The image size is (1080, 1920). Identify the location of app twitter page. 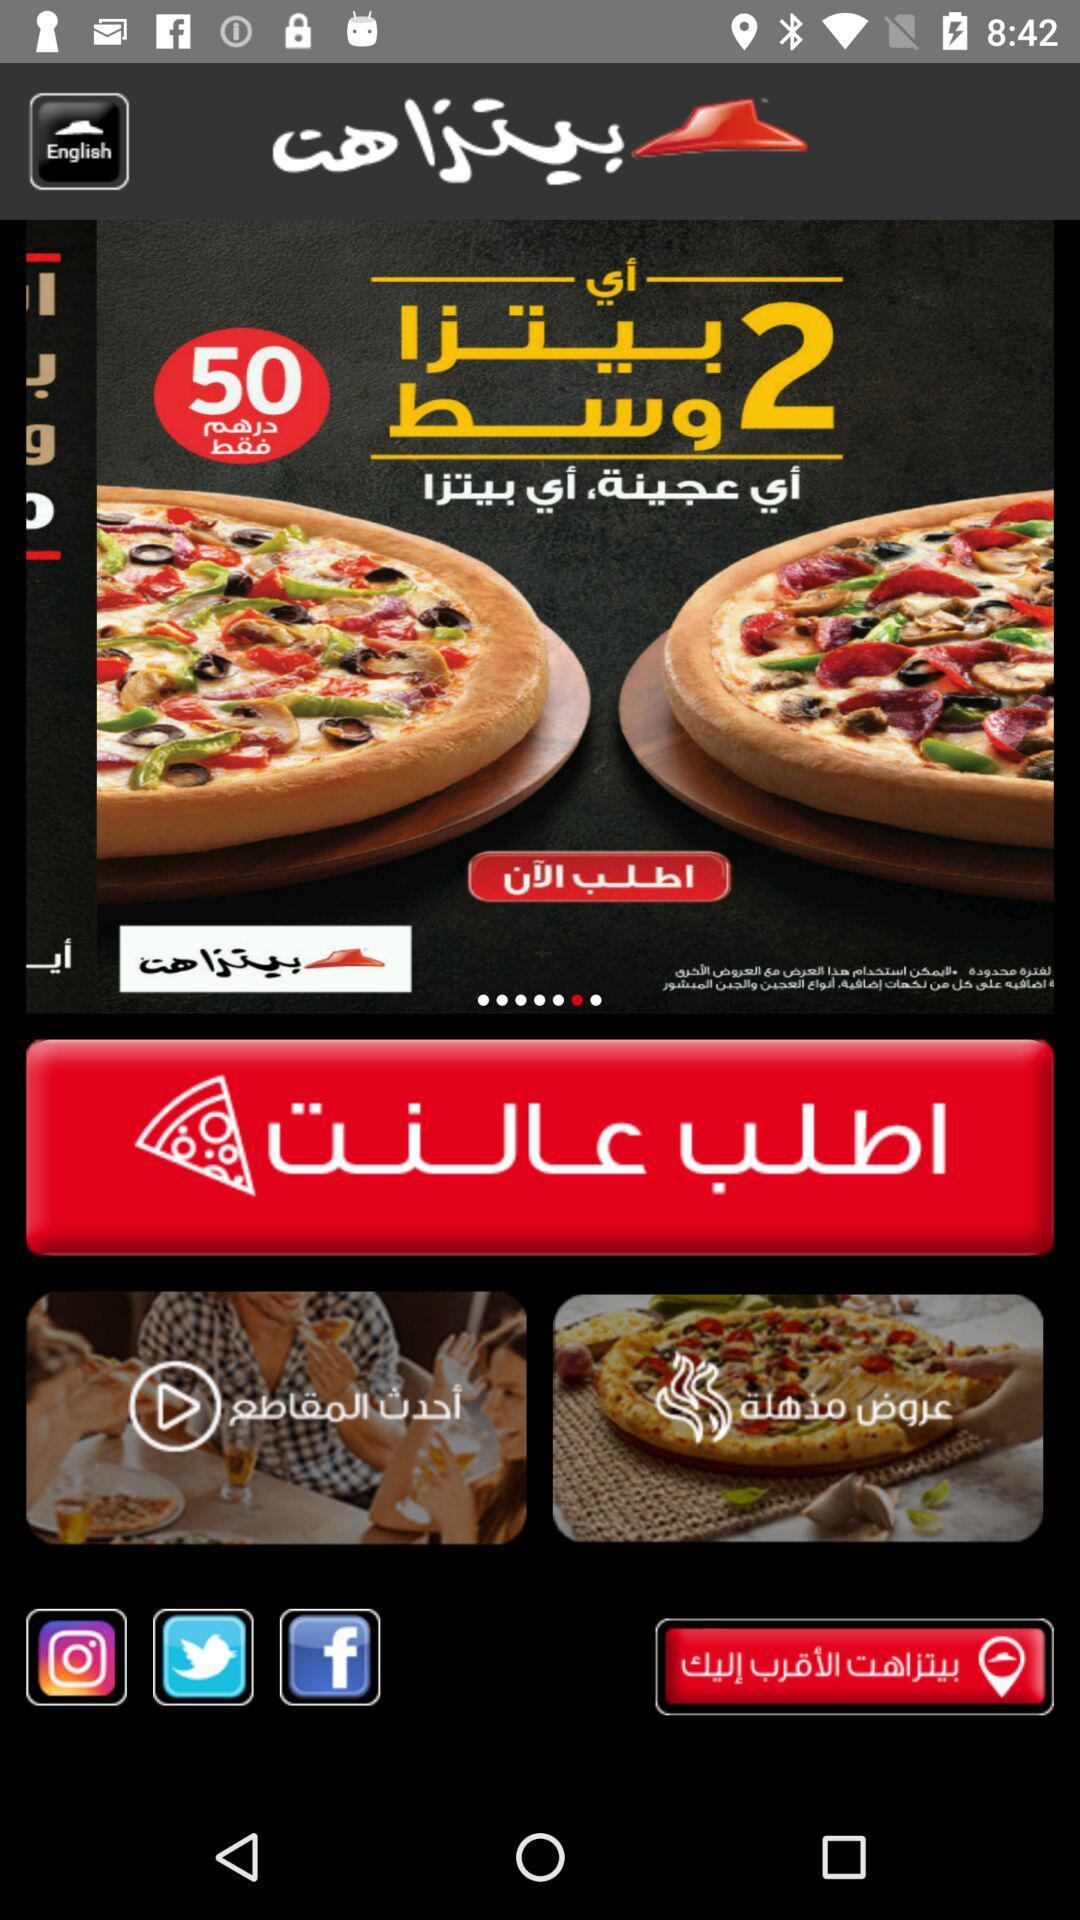
(203, 1657).